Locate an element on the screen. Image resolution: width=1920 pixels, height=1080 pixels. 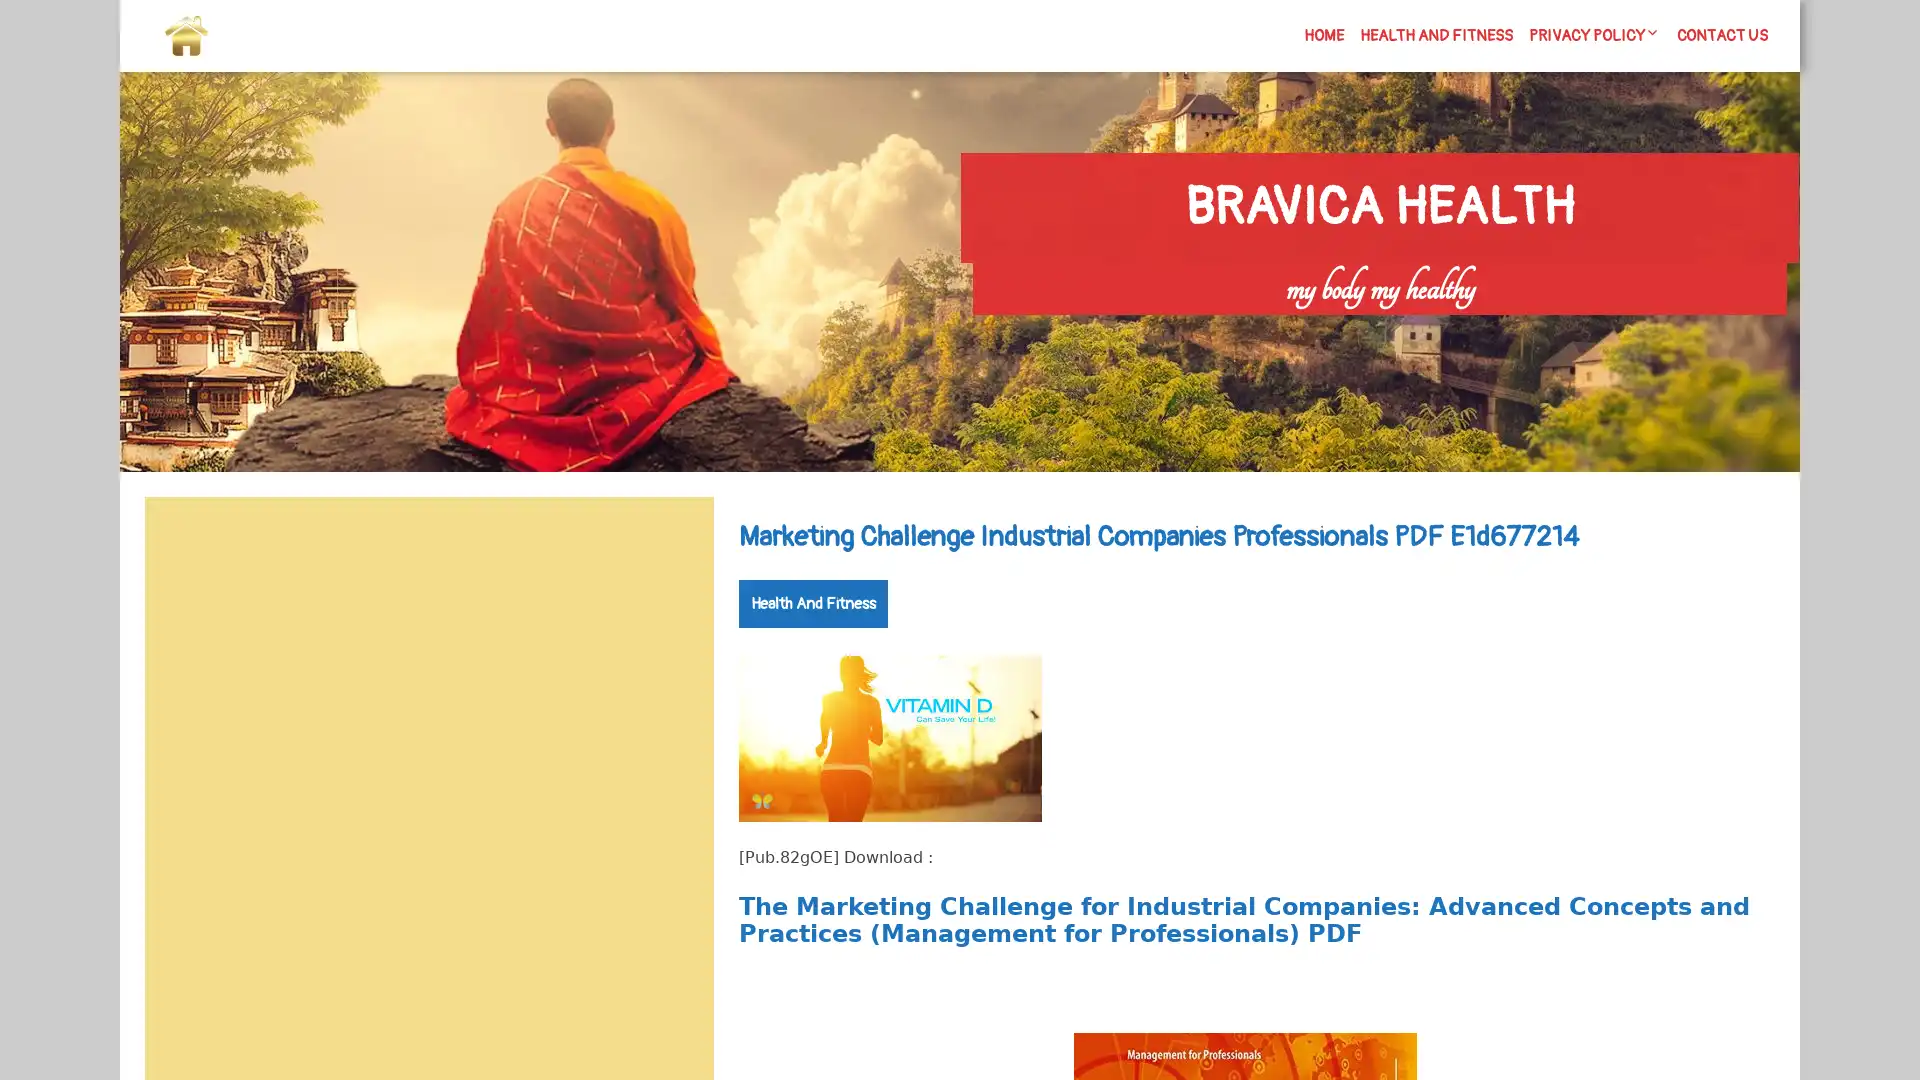
Search is located at coordinates (667, 545).